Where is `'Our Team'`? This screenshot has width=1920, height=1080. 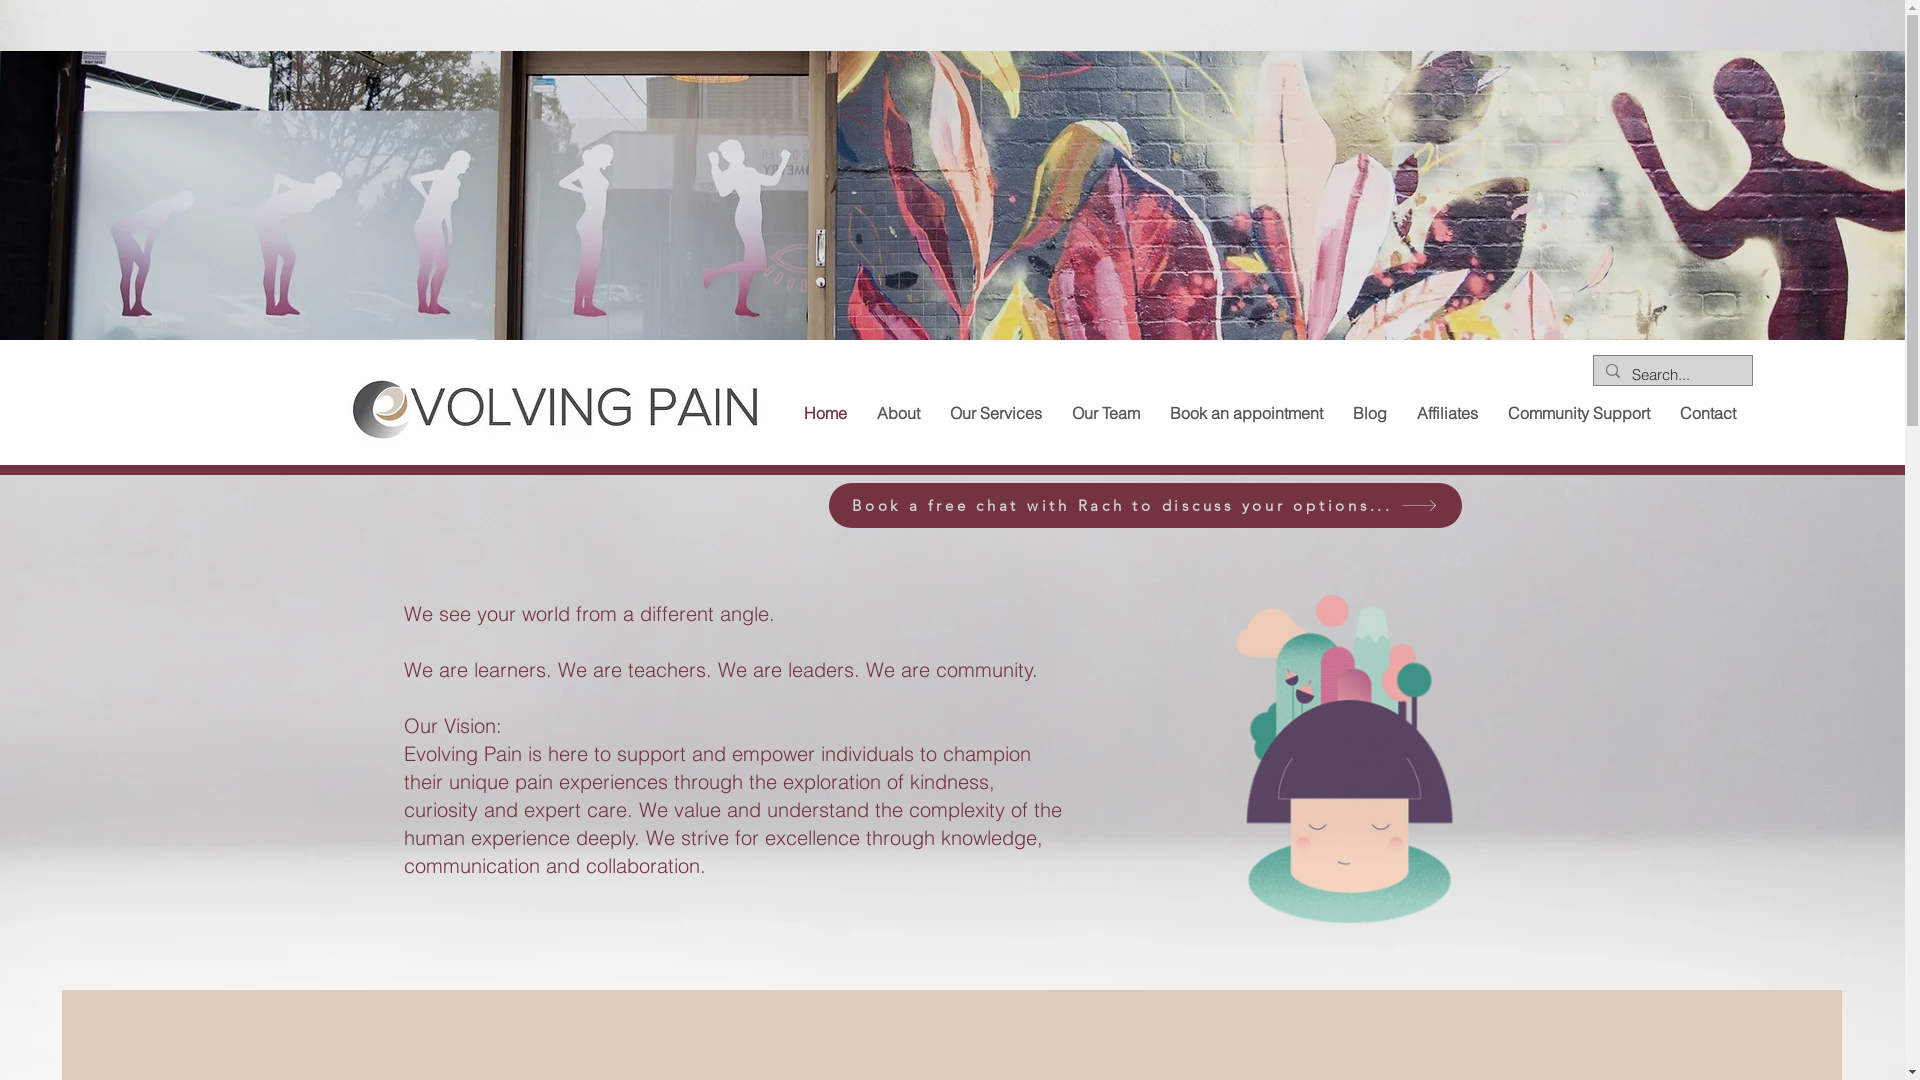
'Our Team' is located at coordinates (1055, 412).